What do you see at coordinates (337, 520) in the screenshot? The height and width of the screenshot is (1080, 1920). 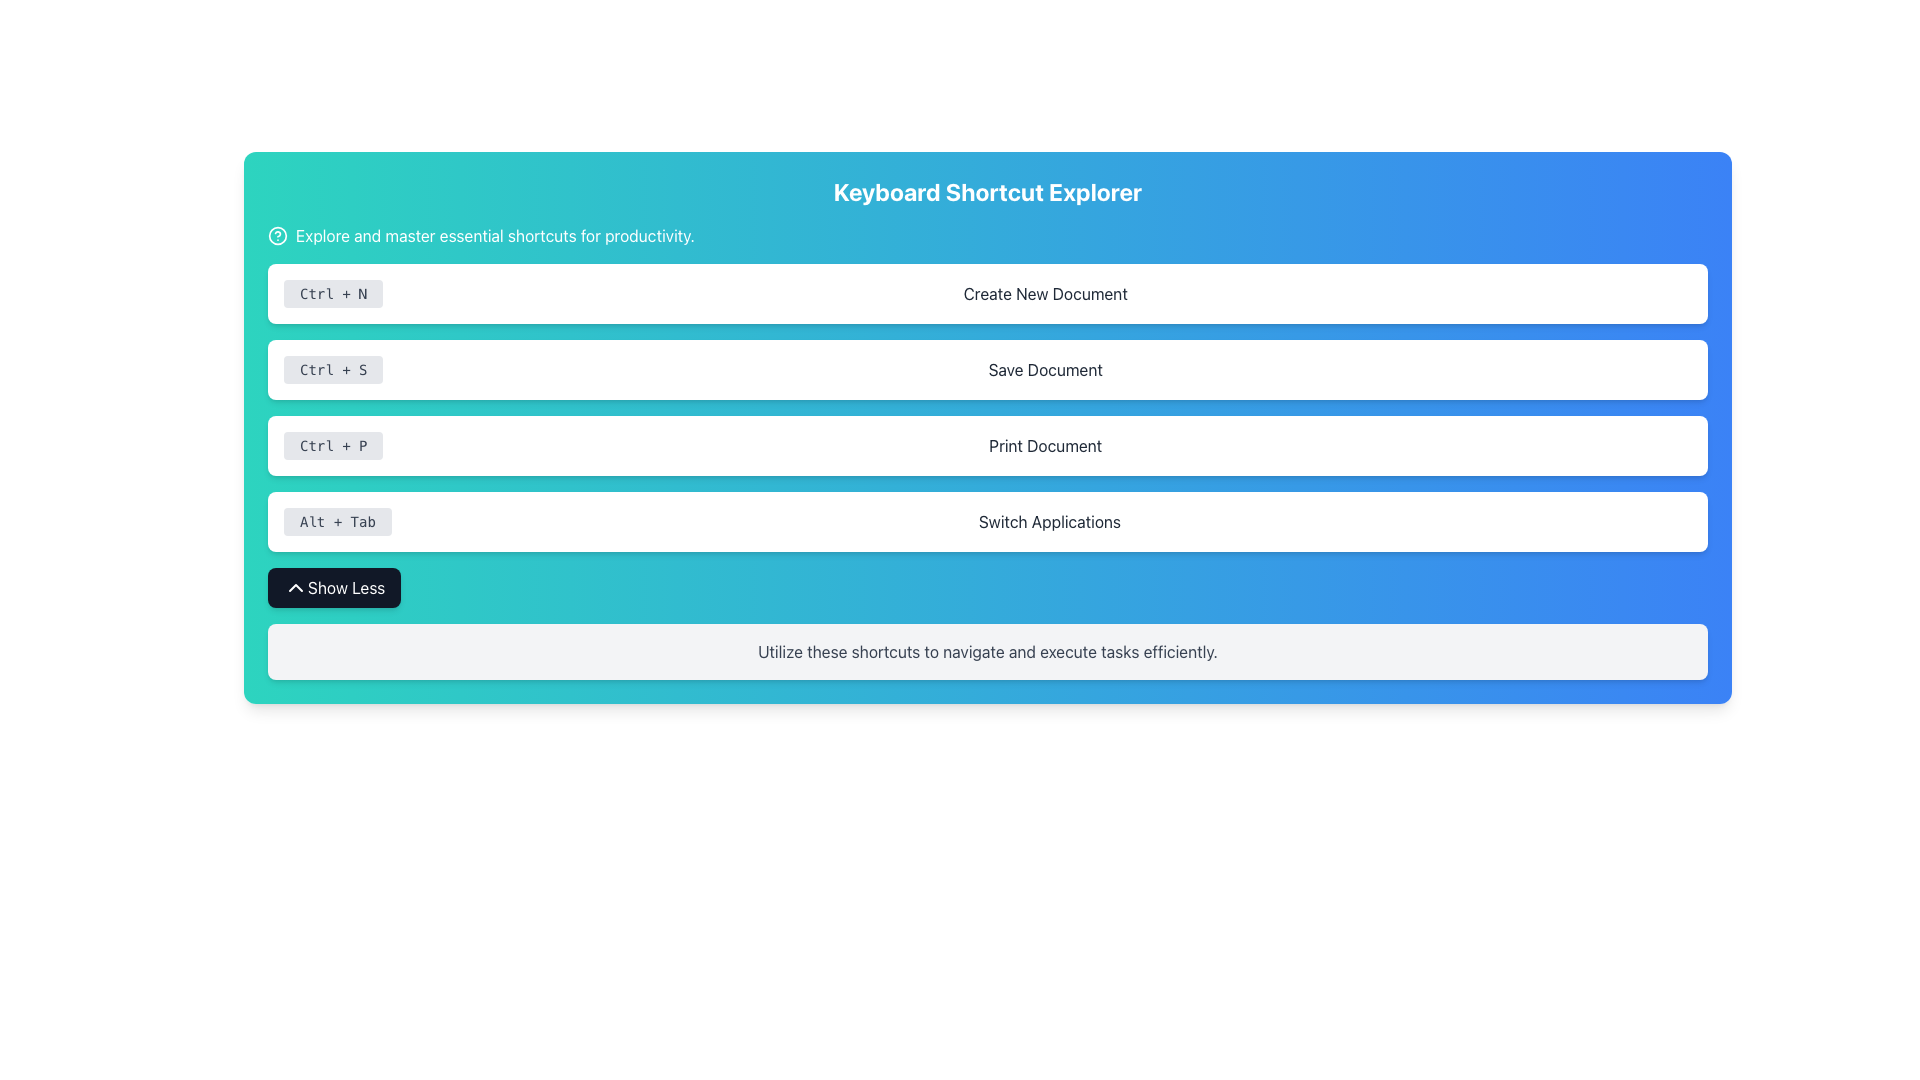 I see `the text label displaying 'Alt + Tab', which is styled with typewriter-like font and has a light gray background with rounded edges` at bounding box center [337, 520].